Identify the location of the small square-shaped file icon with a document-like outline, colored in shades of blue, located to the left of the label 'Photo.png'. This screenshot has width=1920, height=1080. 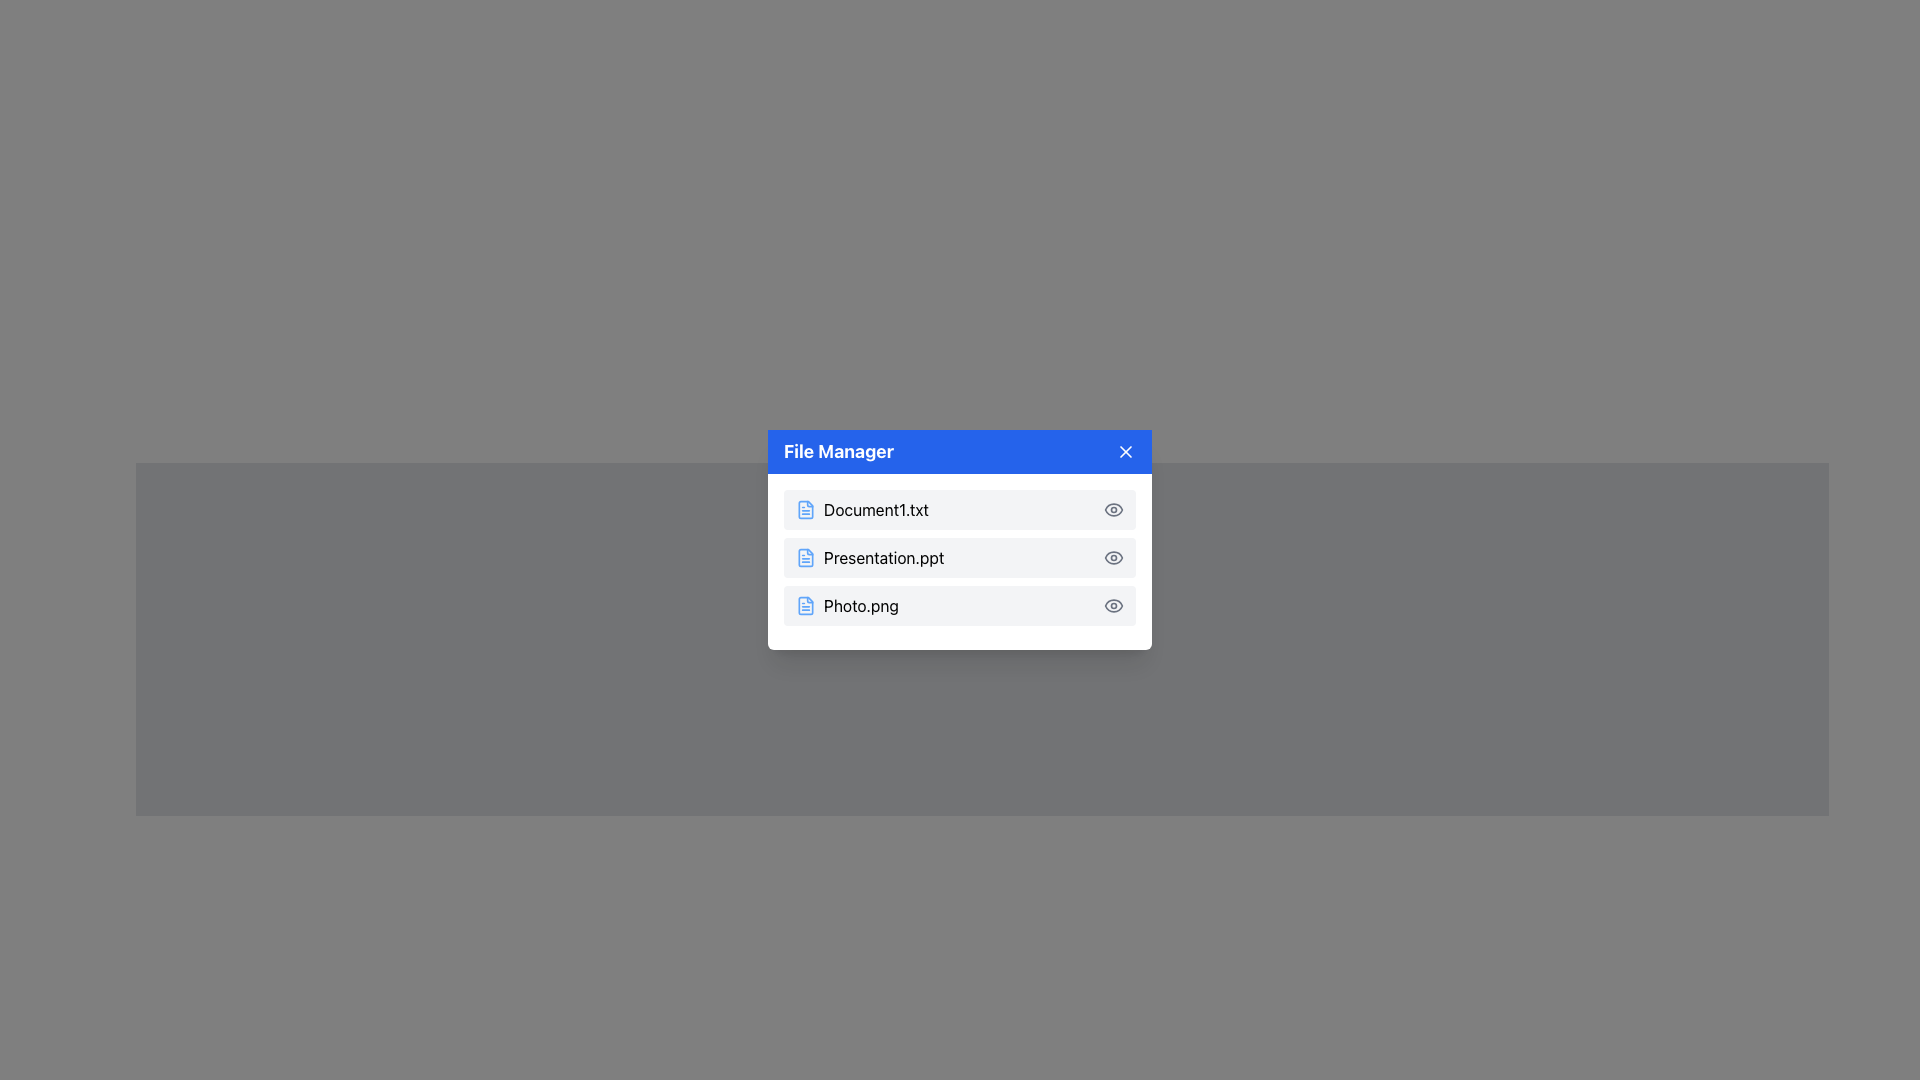
(806, 604).